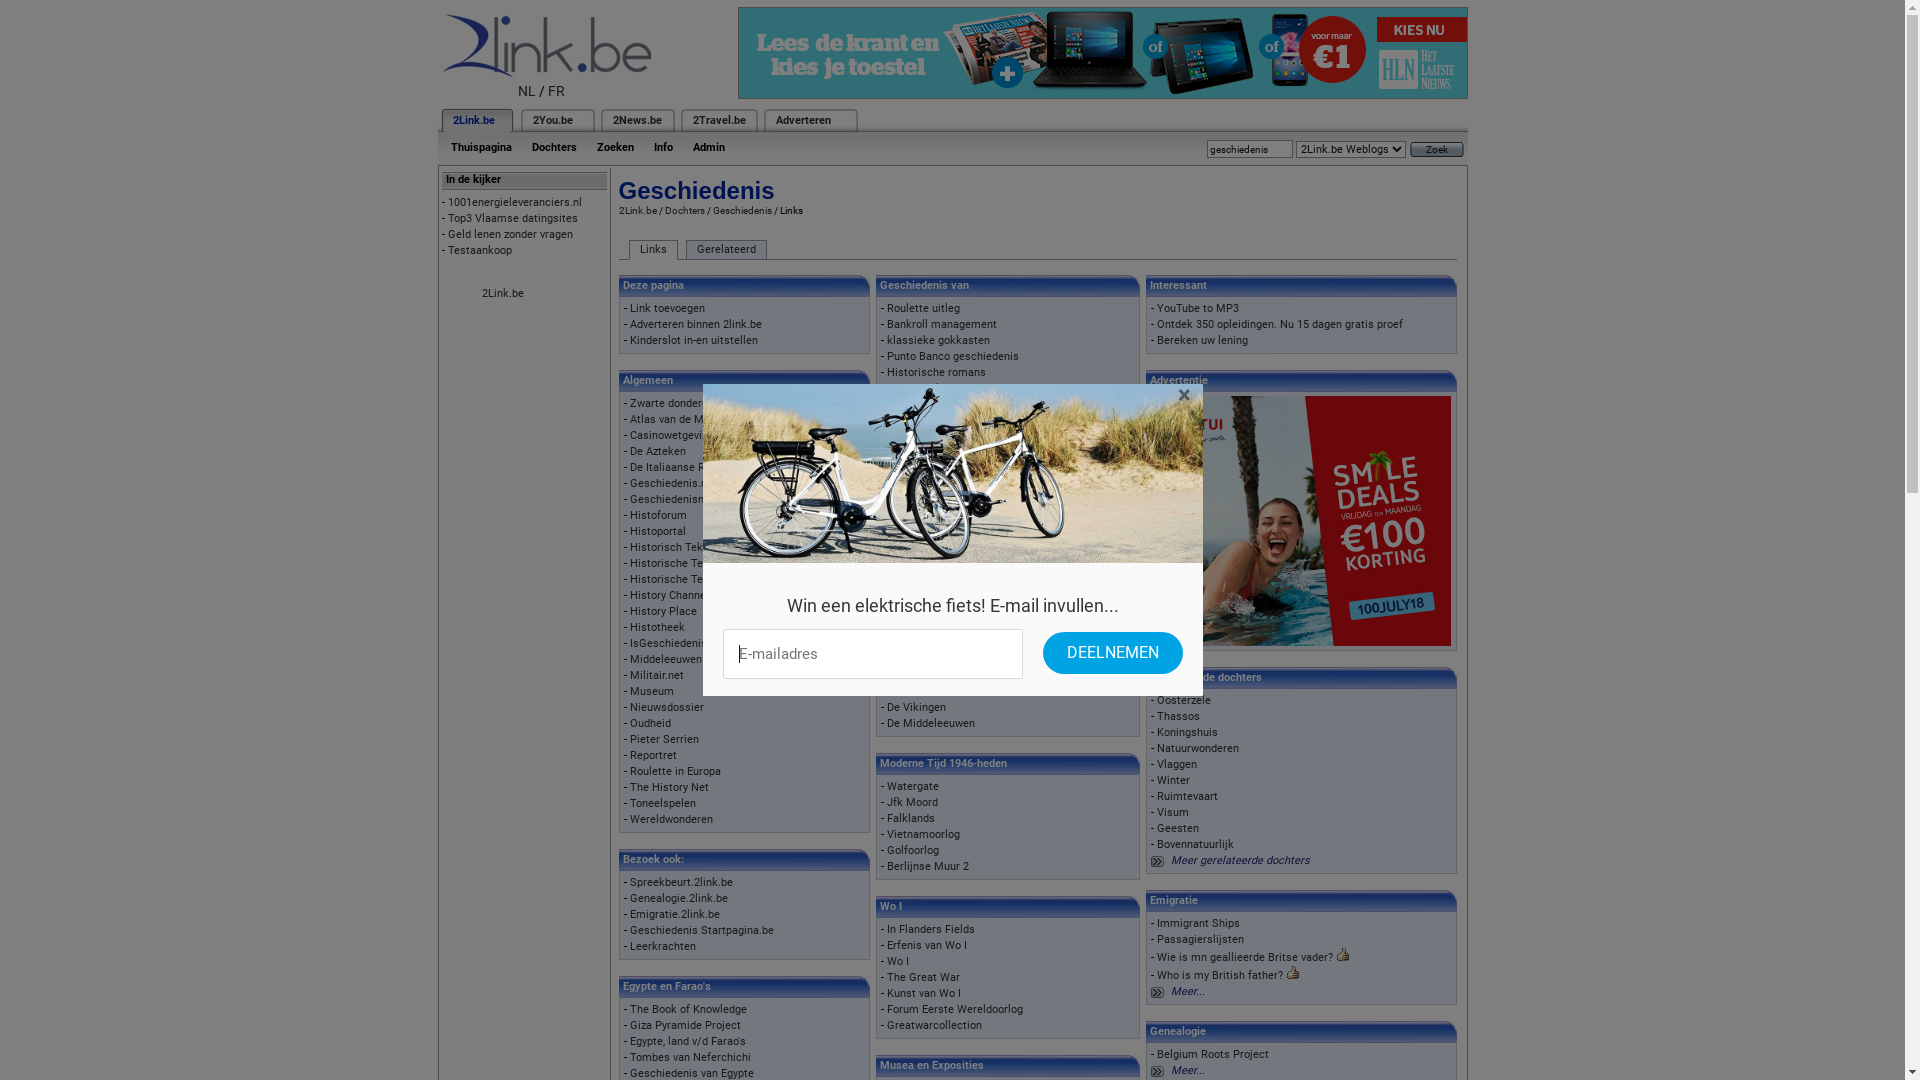 This screenshot has width=1920, height=1080. I want to click on 'Immigrant Ships', so click(1198, 923).